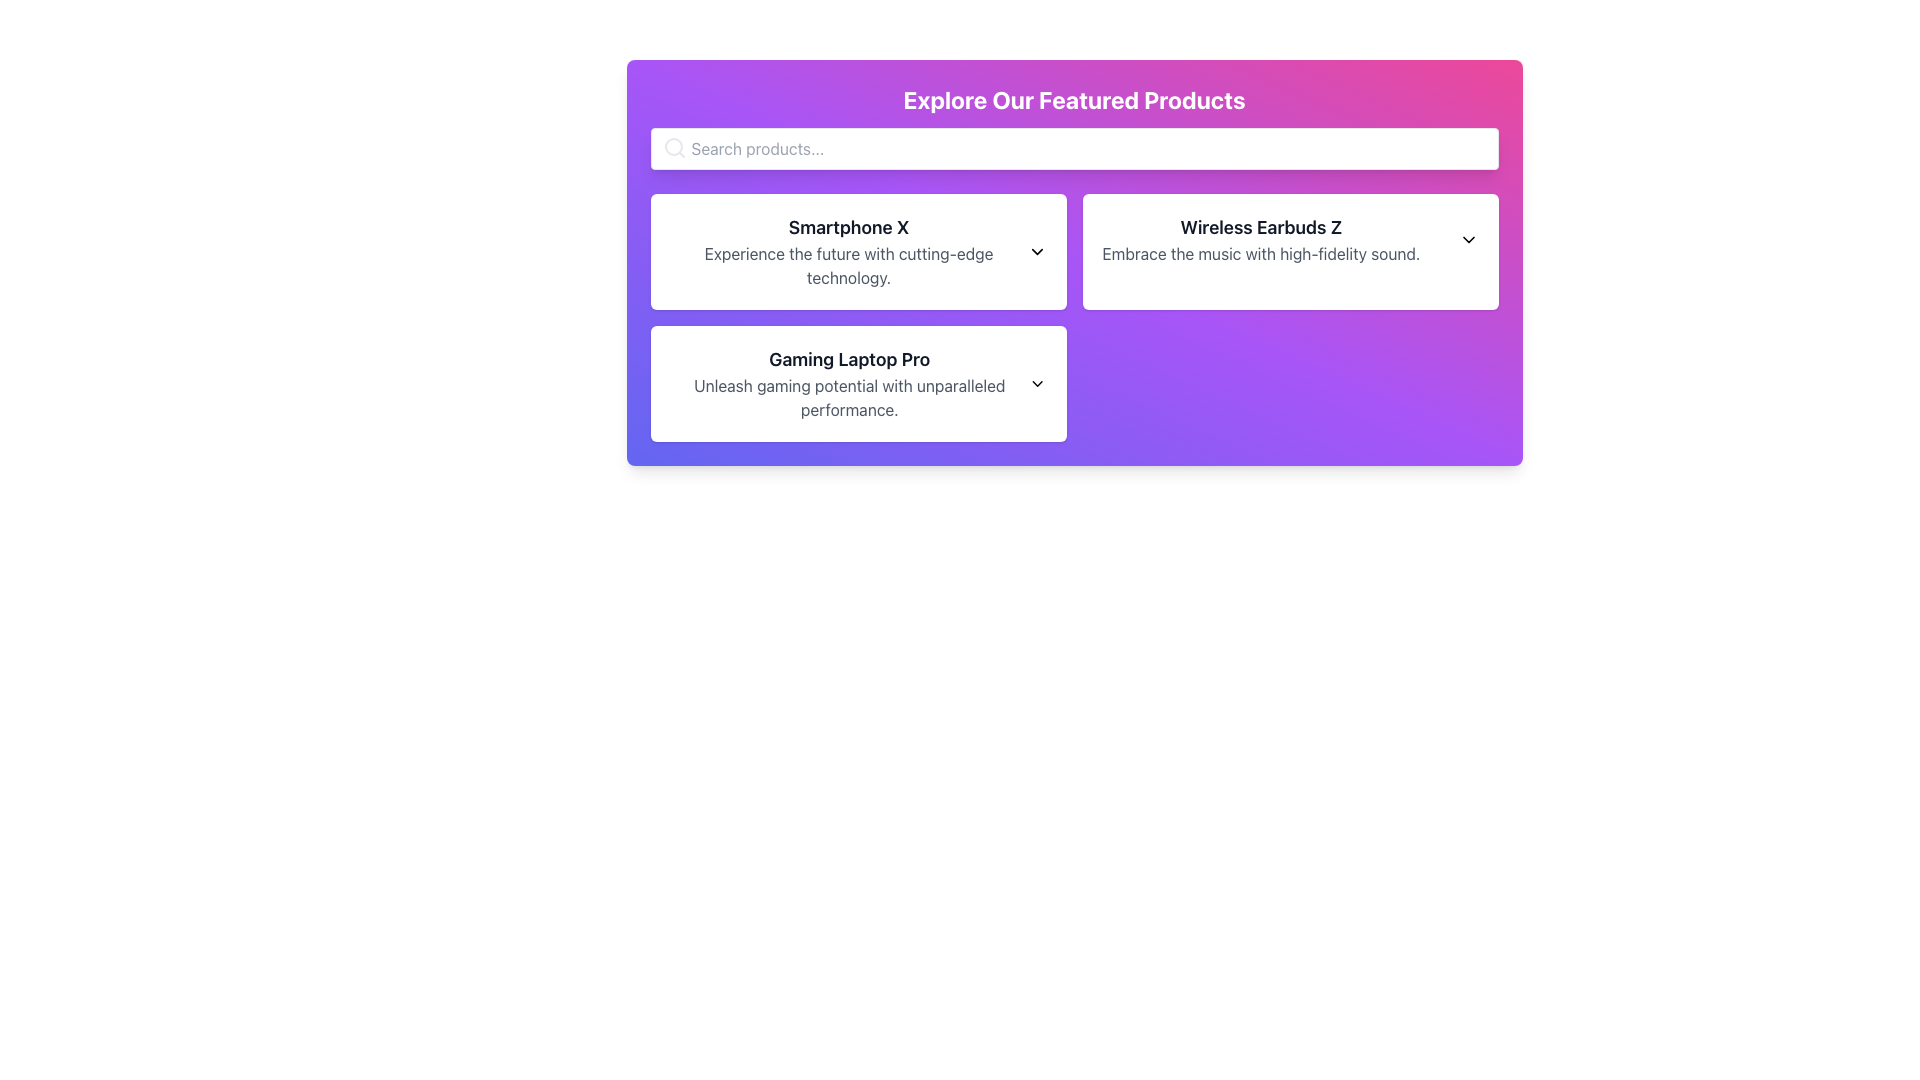 The image size is (1920, 1080). Describe the element at coordinates (1260, 226) in the screenshot. I see `the Text Label displaying the name 'Wireless Earbuds Z' located in the second card of a three-card layout` at that location.